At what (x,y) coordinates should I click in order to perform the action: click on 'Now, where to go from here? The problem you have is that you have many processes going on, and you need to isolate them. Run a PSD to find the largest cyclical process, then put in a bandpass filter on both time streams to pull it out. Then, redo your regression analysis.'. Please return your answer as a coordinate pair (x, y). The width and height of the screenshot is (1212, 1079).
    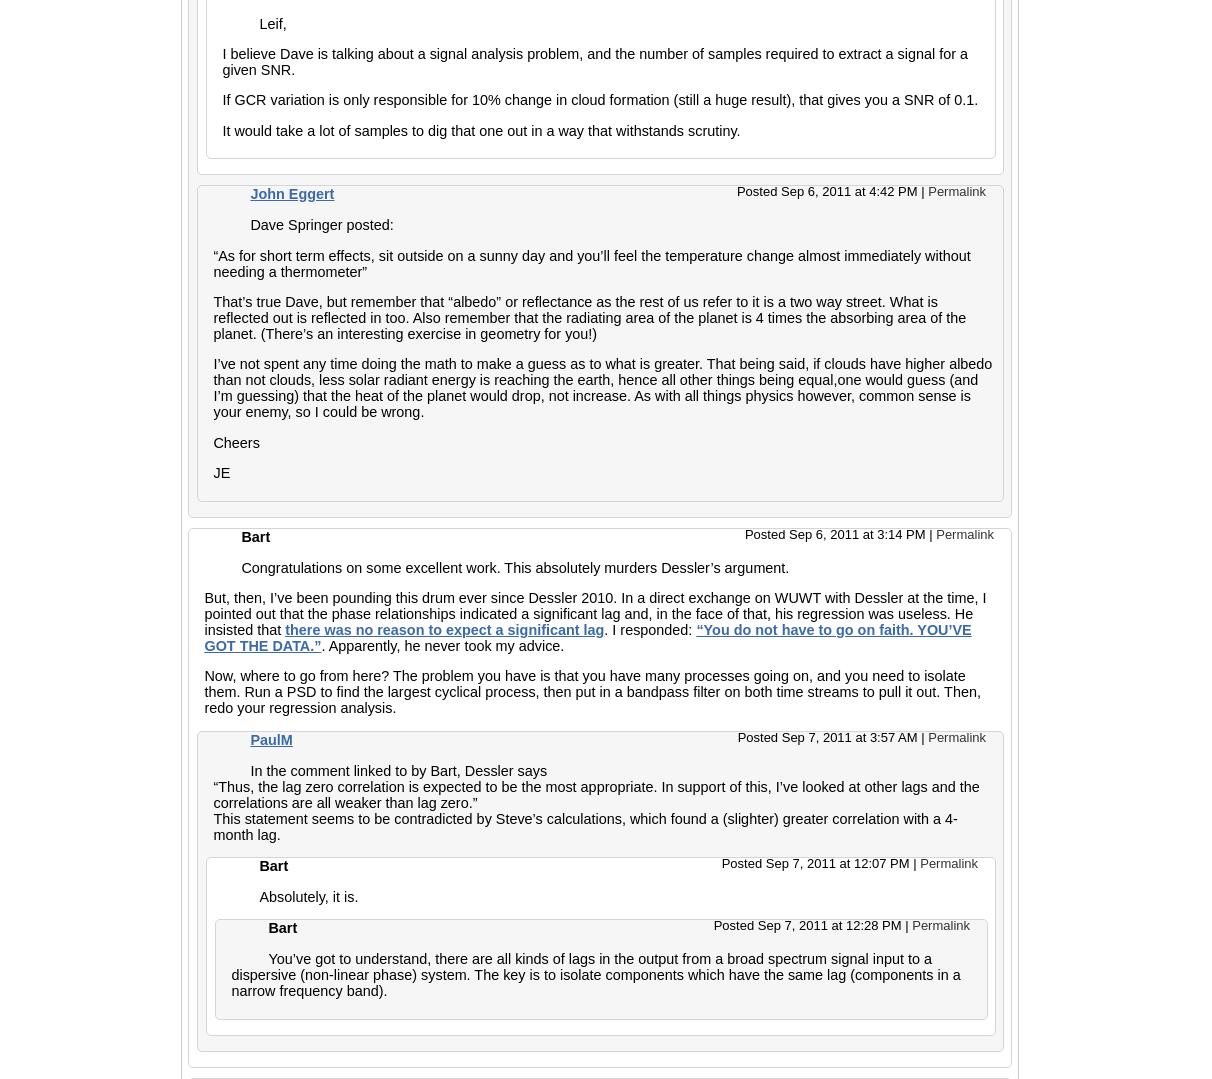
    Looking at the image, I should click on (591, 691).